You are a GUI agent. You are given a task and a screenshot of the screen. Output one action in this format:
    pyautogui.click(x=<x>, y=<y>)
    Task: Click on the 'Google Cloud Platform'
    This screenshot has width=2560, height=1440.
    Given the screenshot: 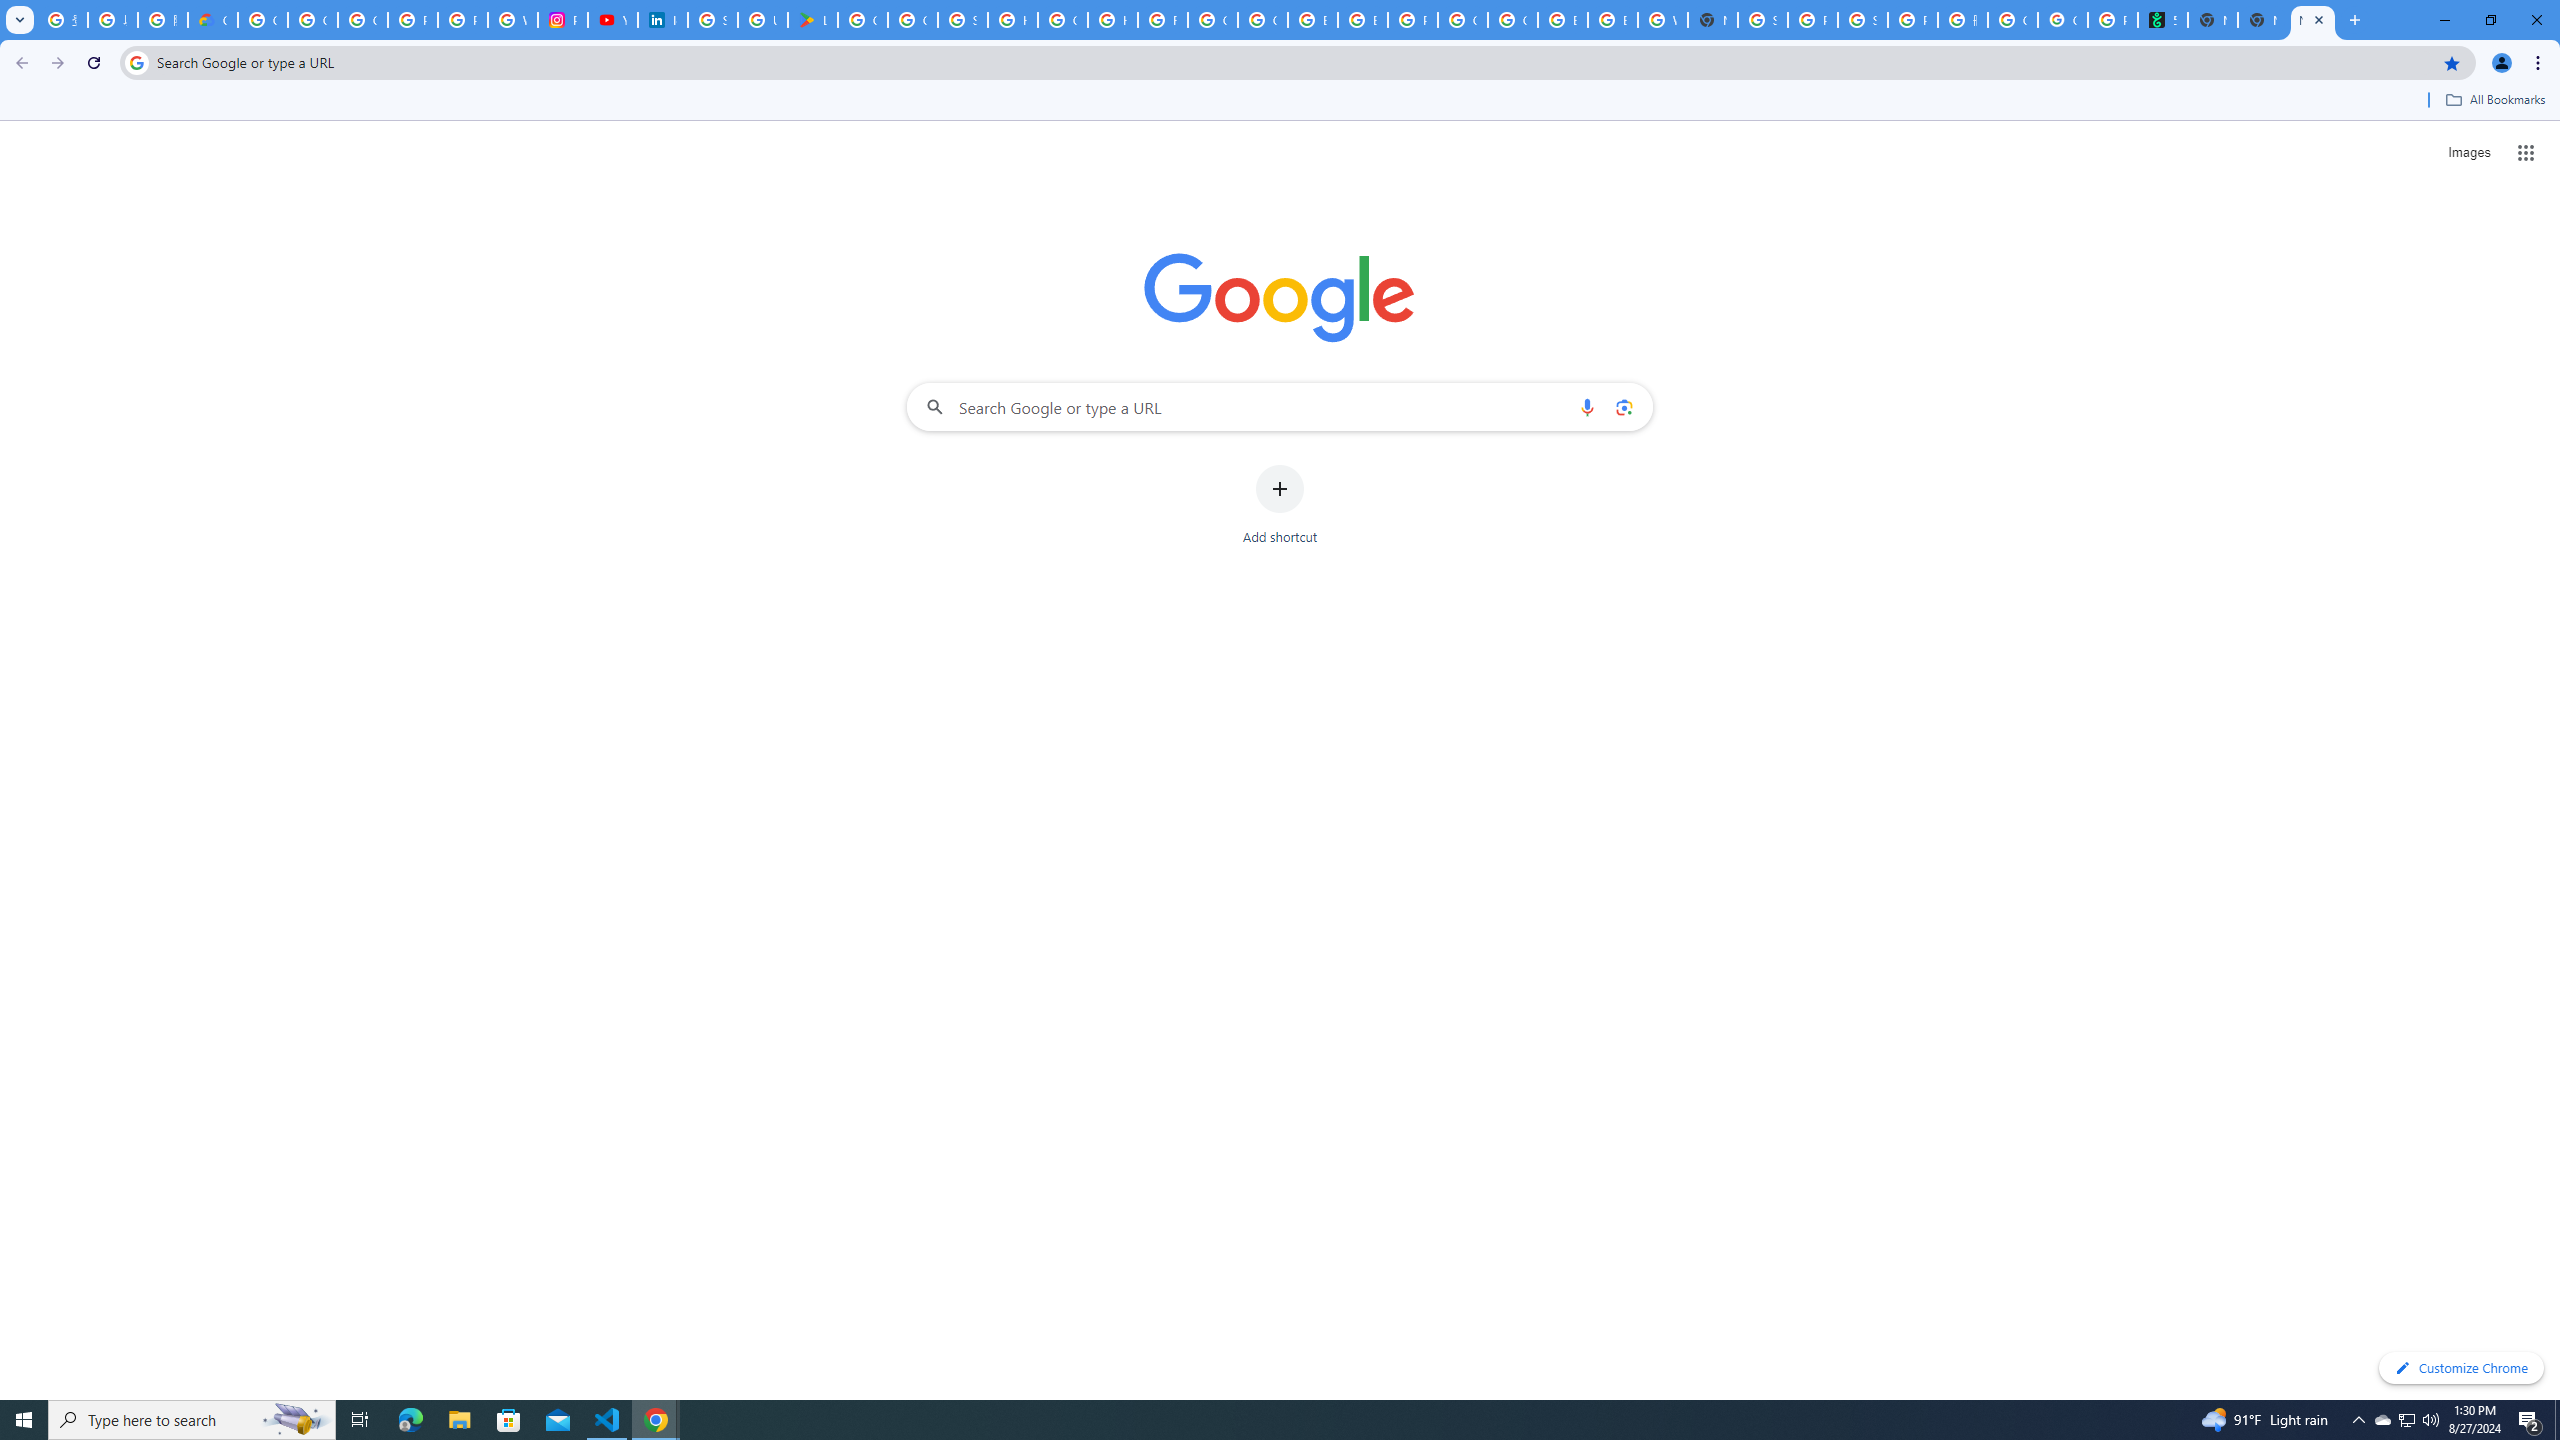 What is the action you would take?
    pyautogui.click(x=1512, y=19)
    